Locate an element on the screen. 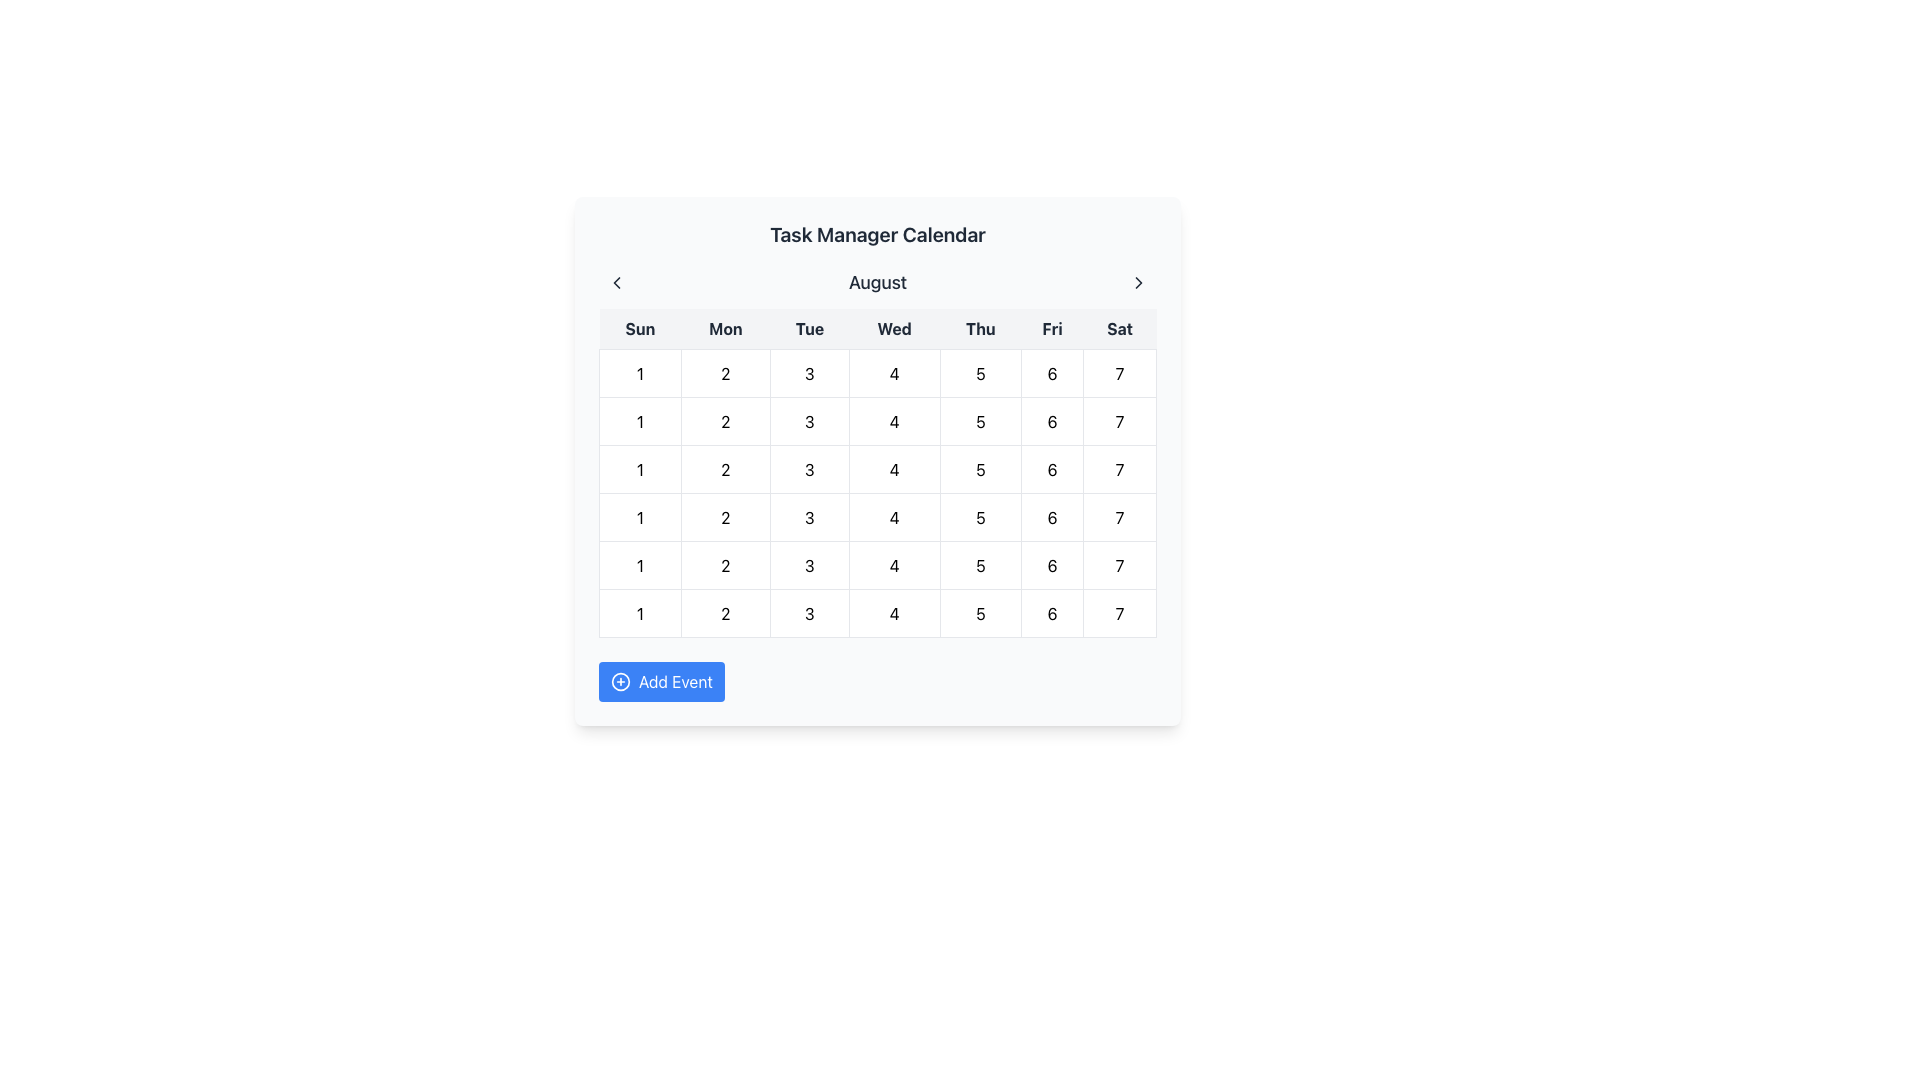 The width and height of the screenshot is (1920, 1080). the date element representing the 3rd is located at coordinates (809, 565).